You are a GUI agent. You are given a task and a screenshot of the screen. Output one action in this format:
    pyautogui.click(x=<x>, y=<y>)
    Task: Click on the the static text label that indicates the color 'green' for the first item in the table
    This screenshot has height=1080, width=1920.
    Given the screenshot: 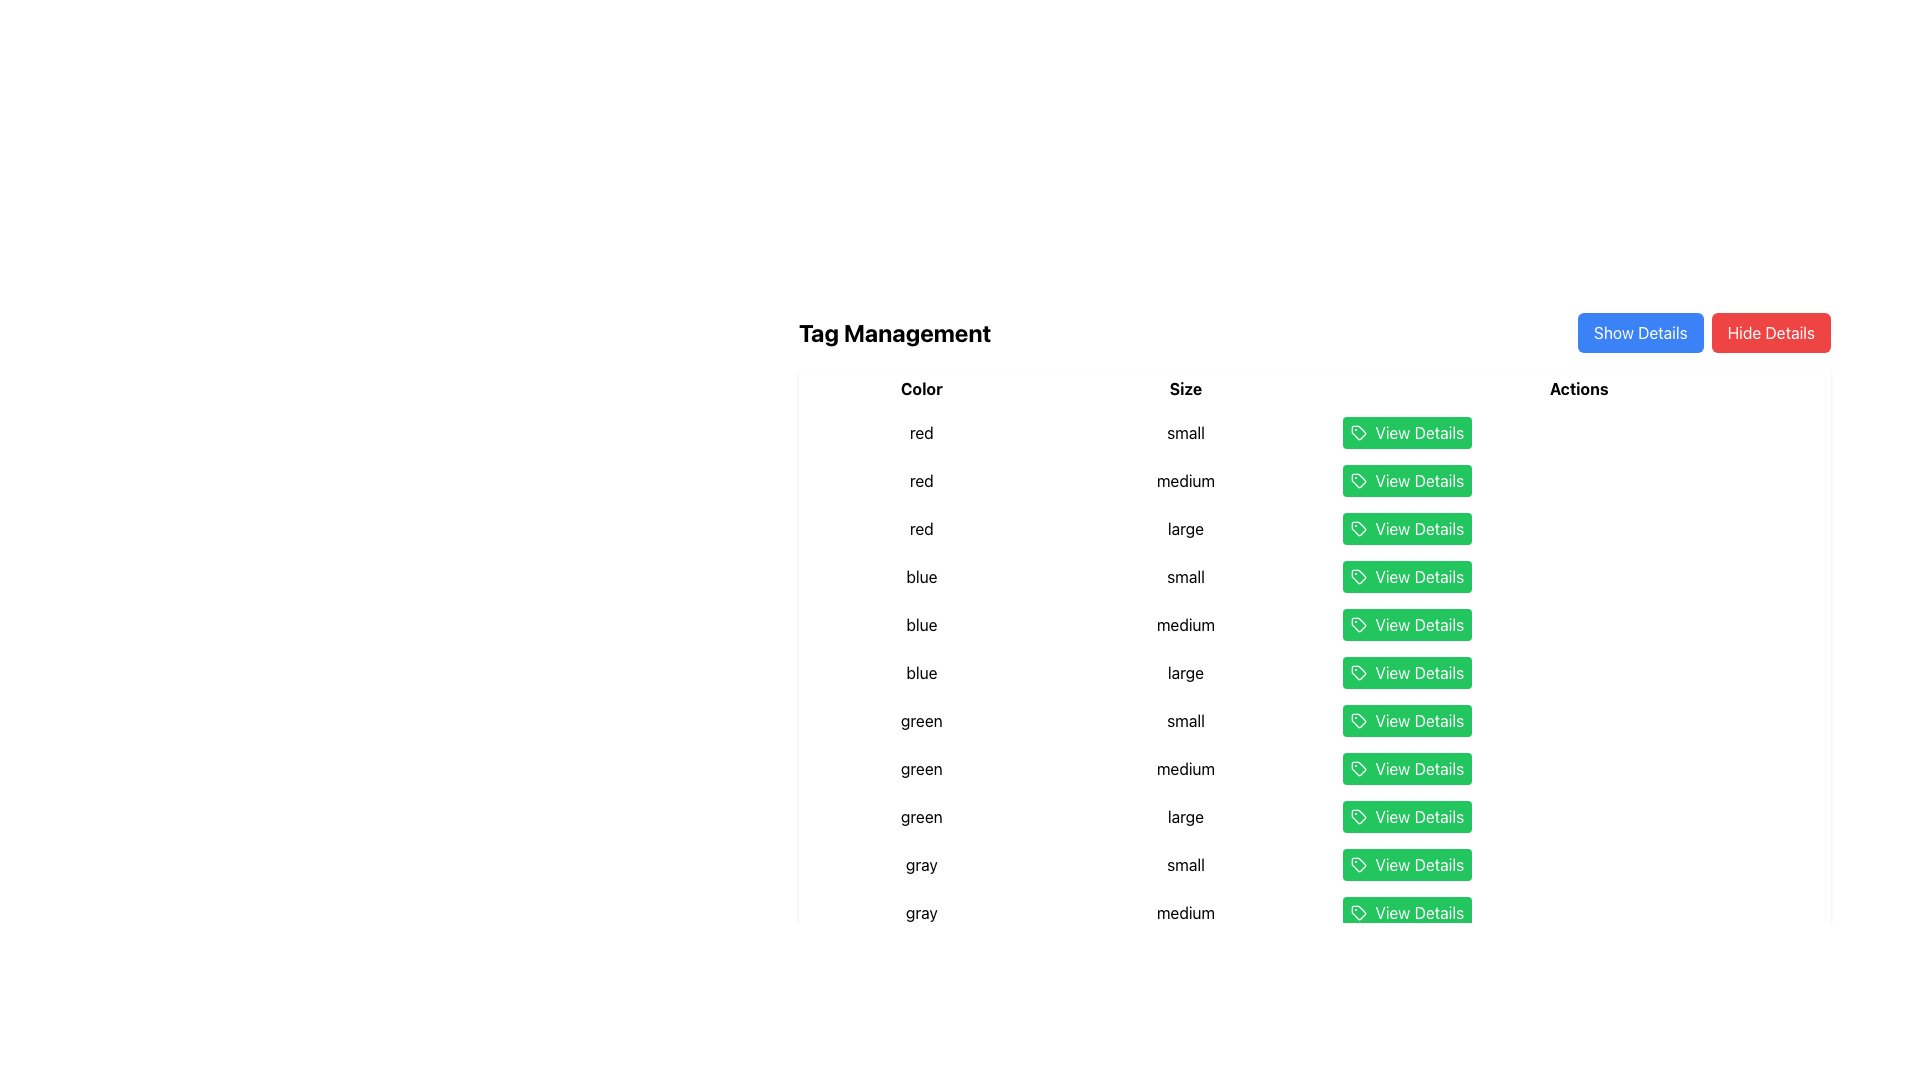 What is the action you would take?
    pyautogui.click(x=920, y=817)
    